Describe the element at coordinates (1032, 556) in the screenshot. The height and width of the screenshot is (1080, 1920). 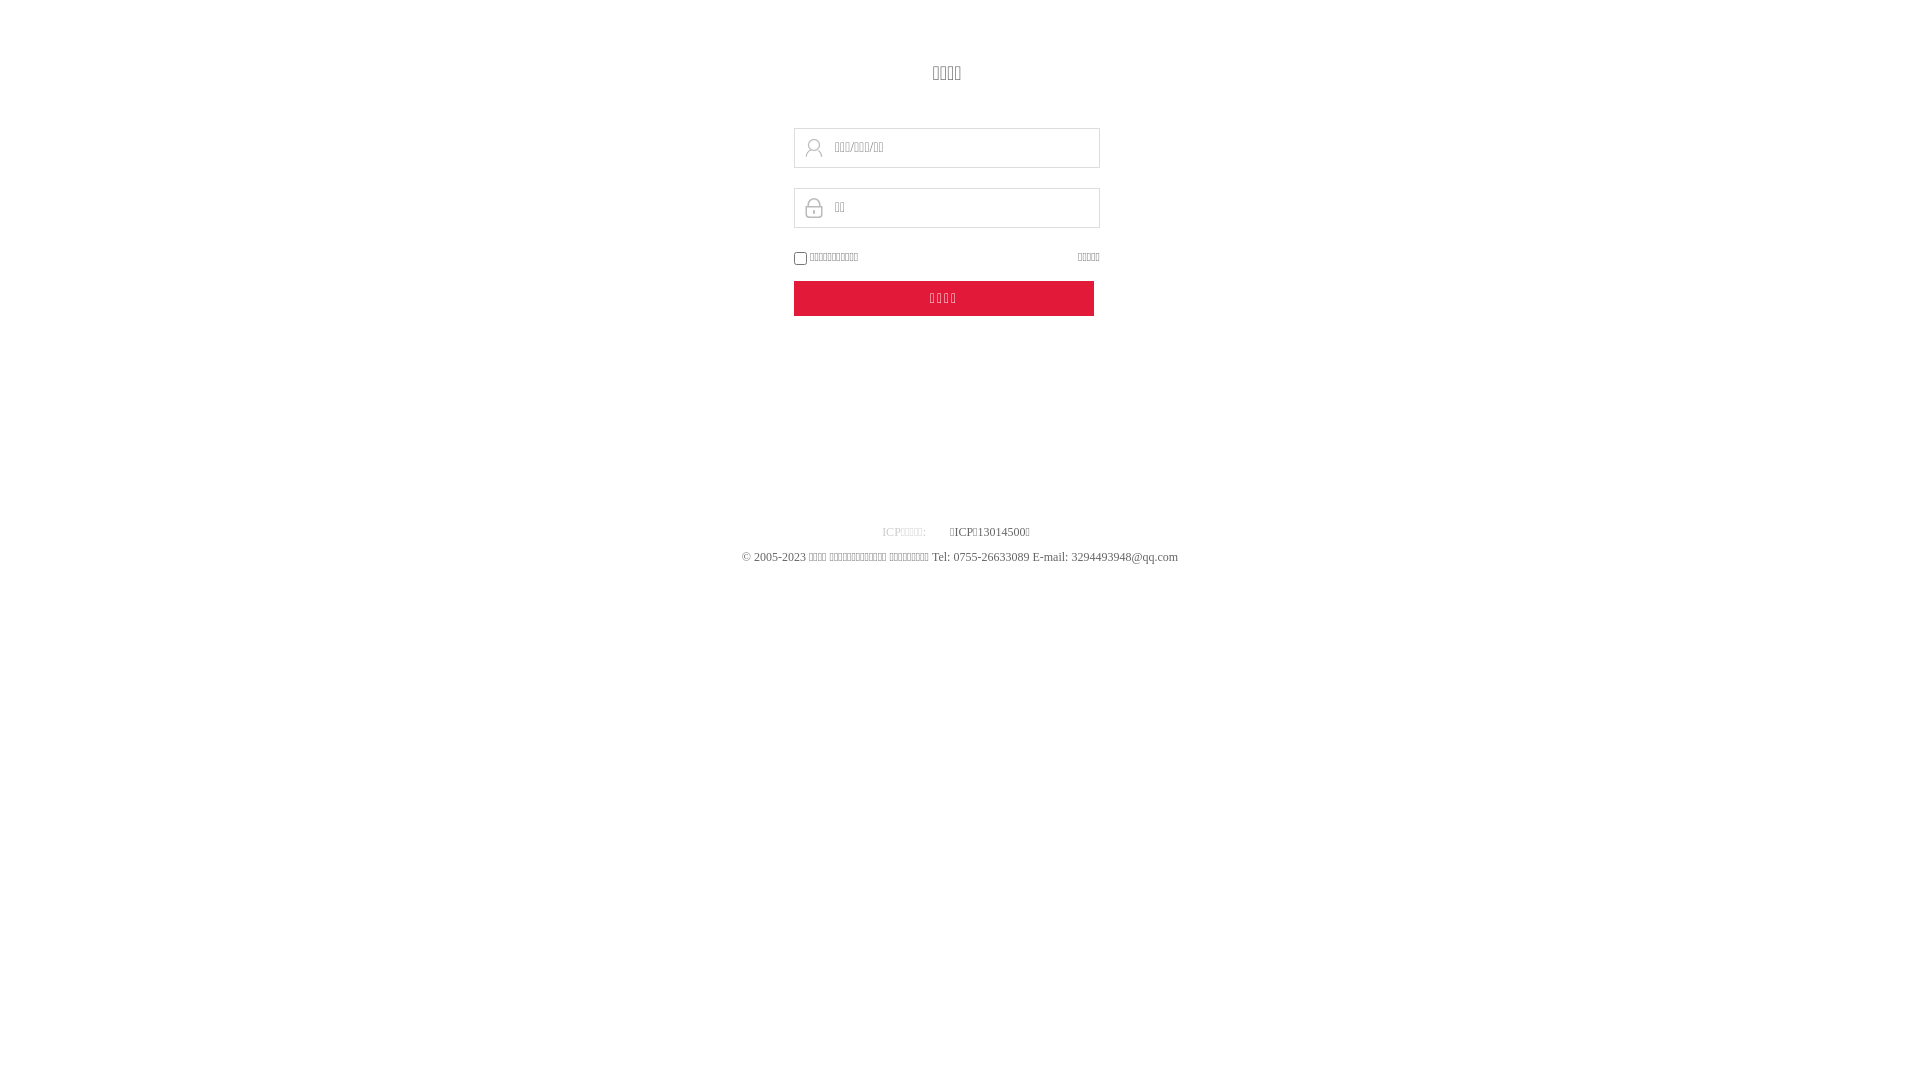
I see `'E-mail: 3294493948@qq.com'` at that location.